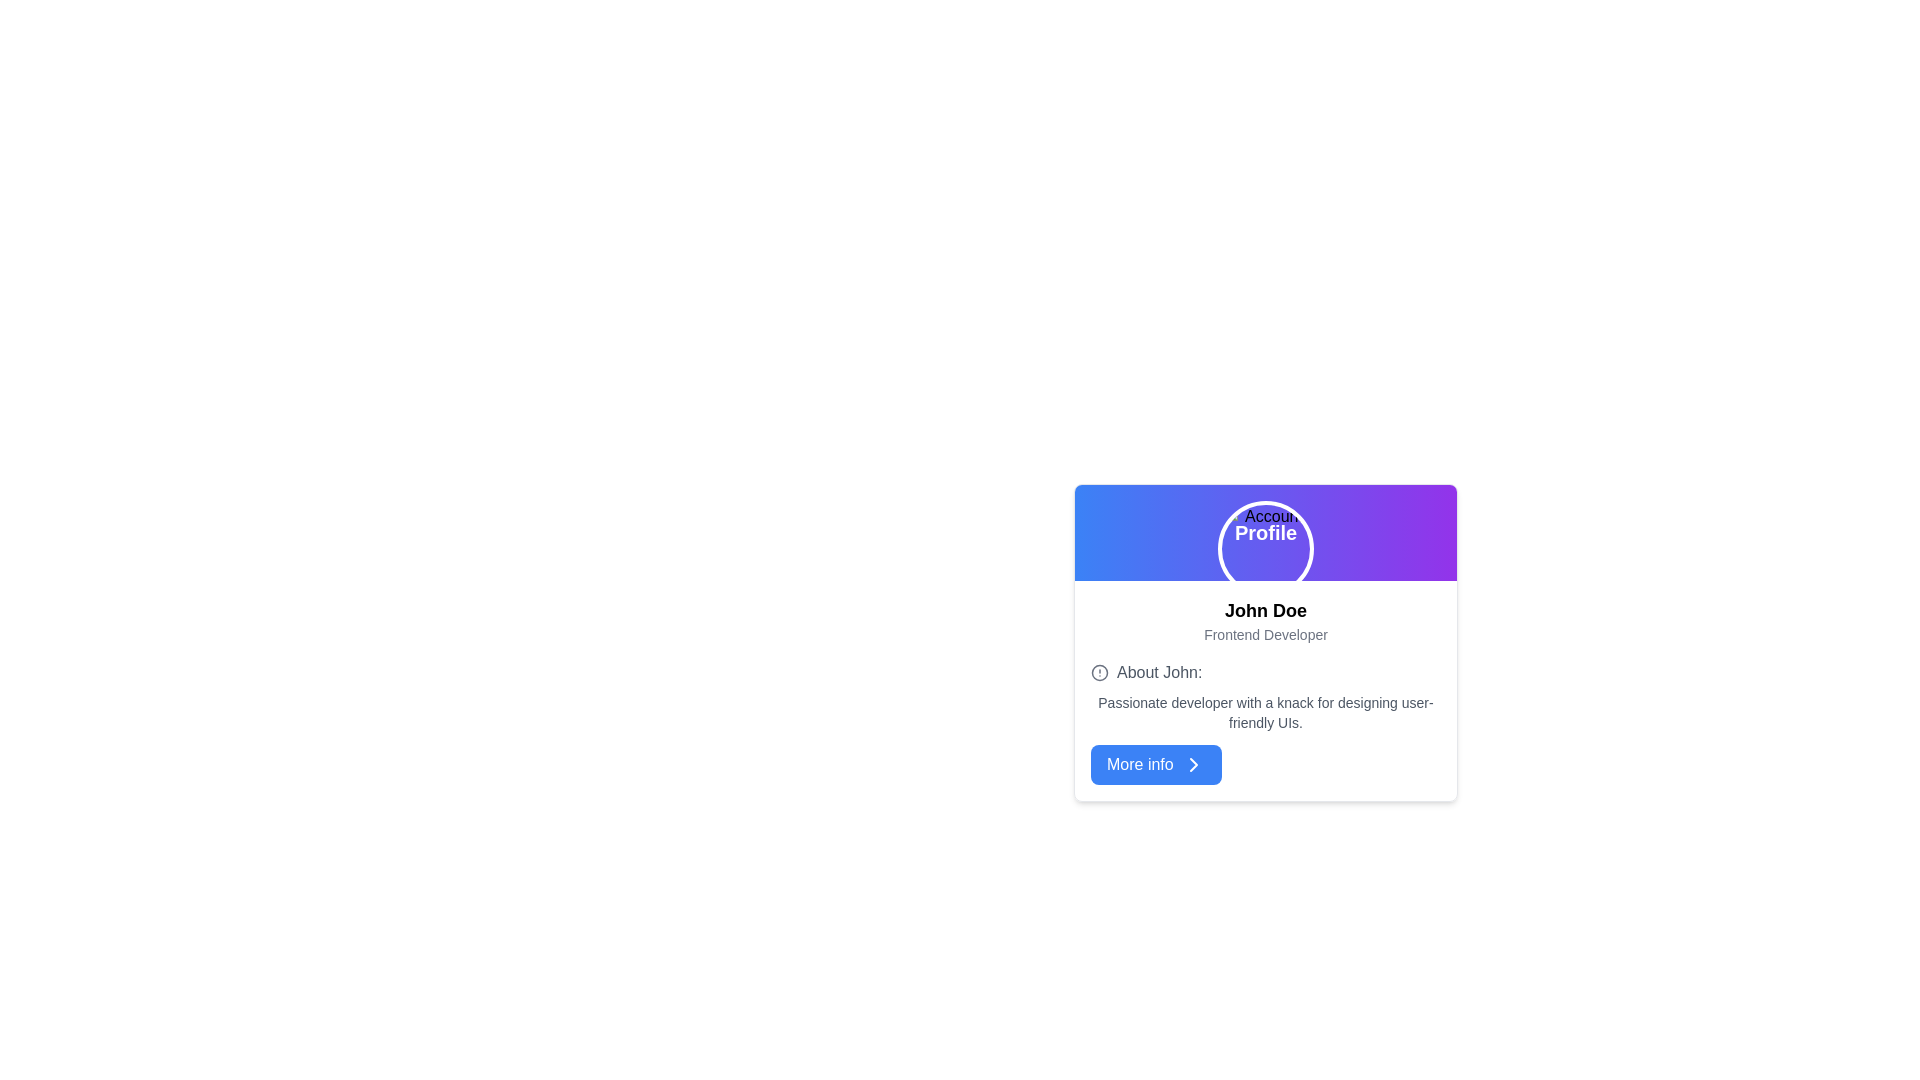  What do you see at coordinates (1265, 609) in the screenshot?
I see `displayed name 'John Doe' from the bold black text label located at the center of the card layout` at bounding box center [1265, 609].